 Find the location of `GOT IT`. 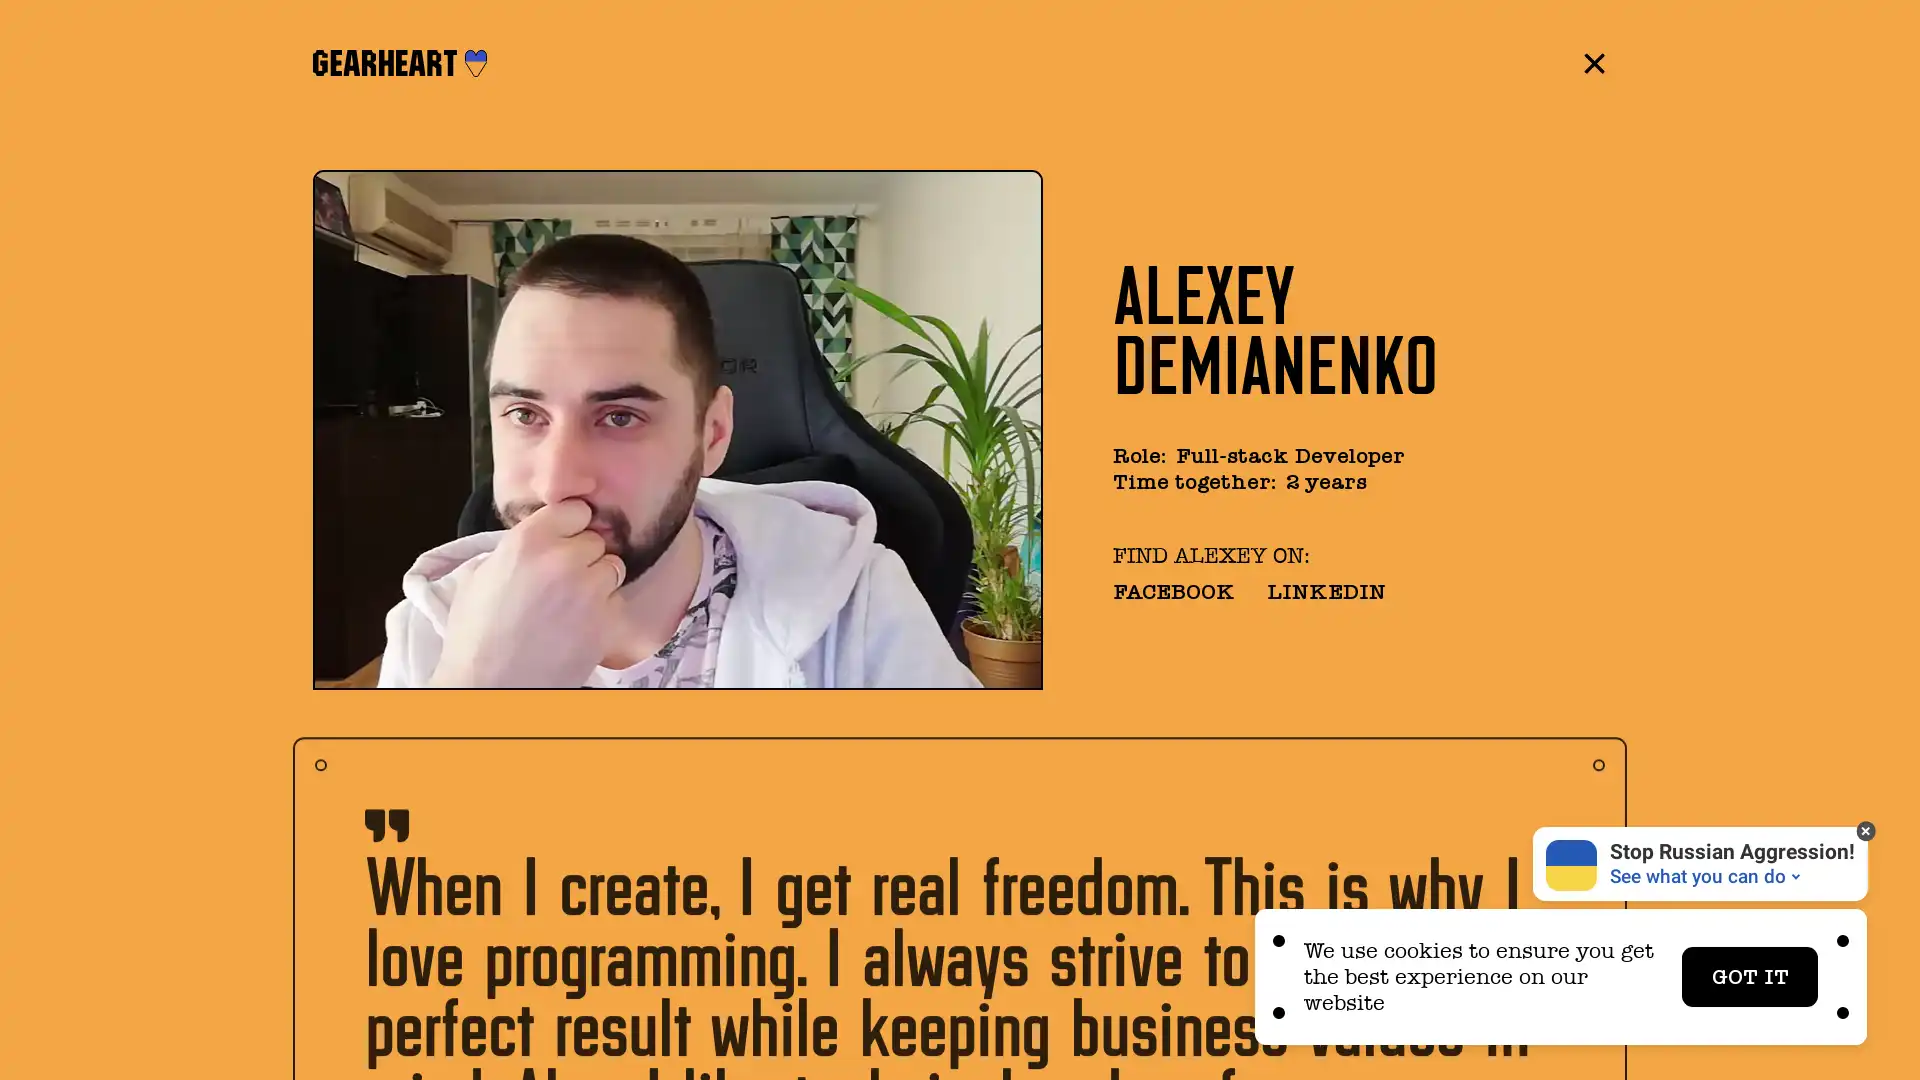

GOT IT is located at coordinates (1749, 975).